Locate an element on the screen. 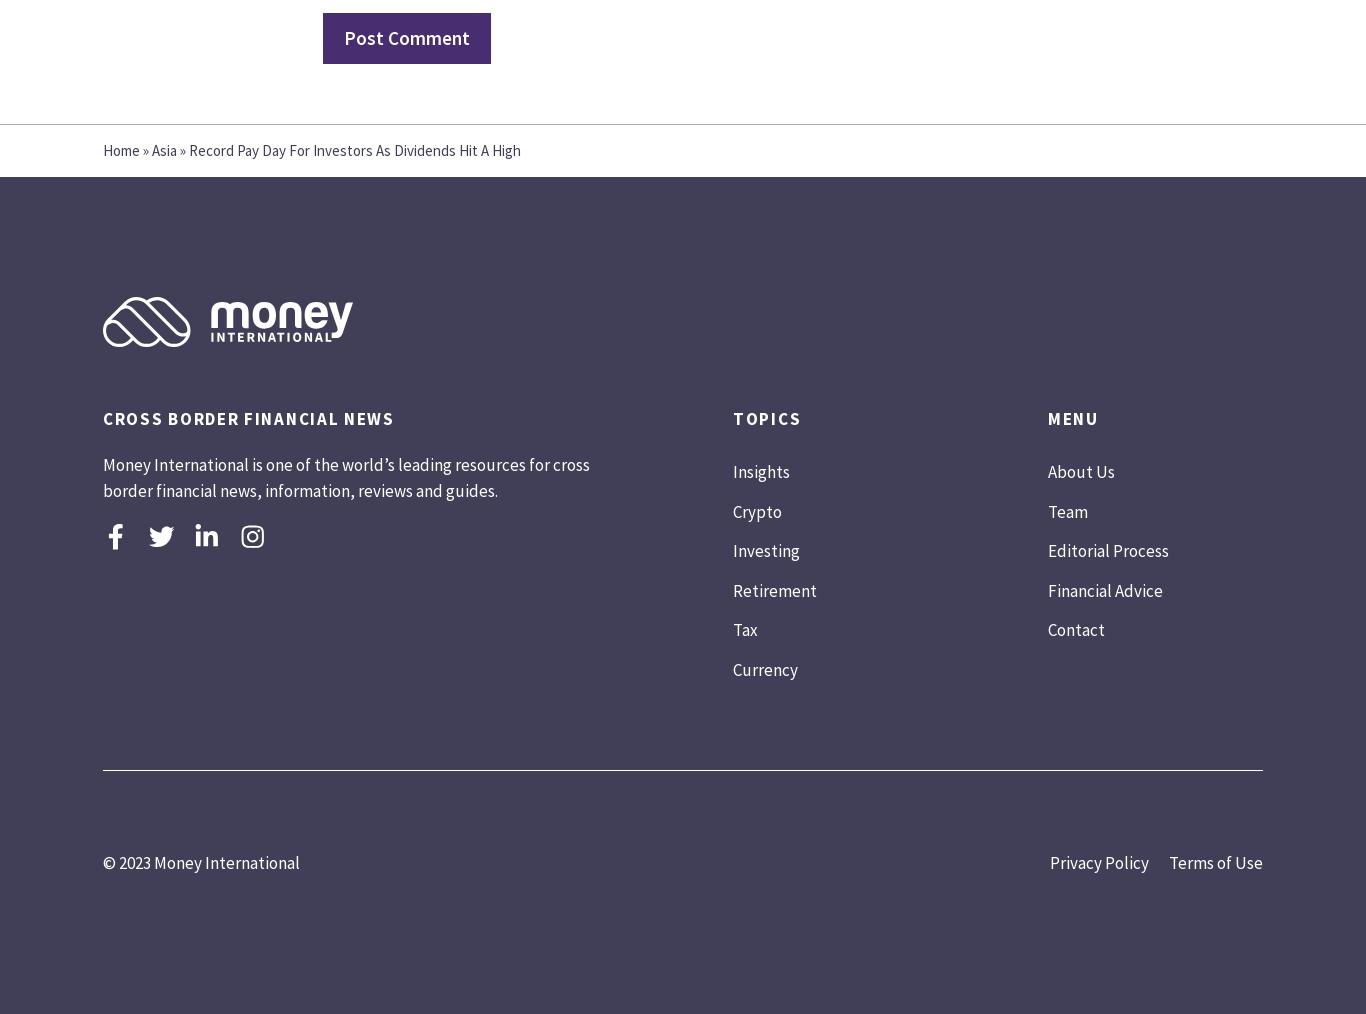 The image size is (1366, 1014). 'About Us' is located at coordinates (1046, 472).